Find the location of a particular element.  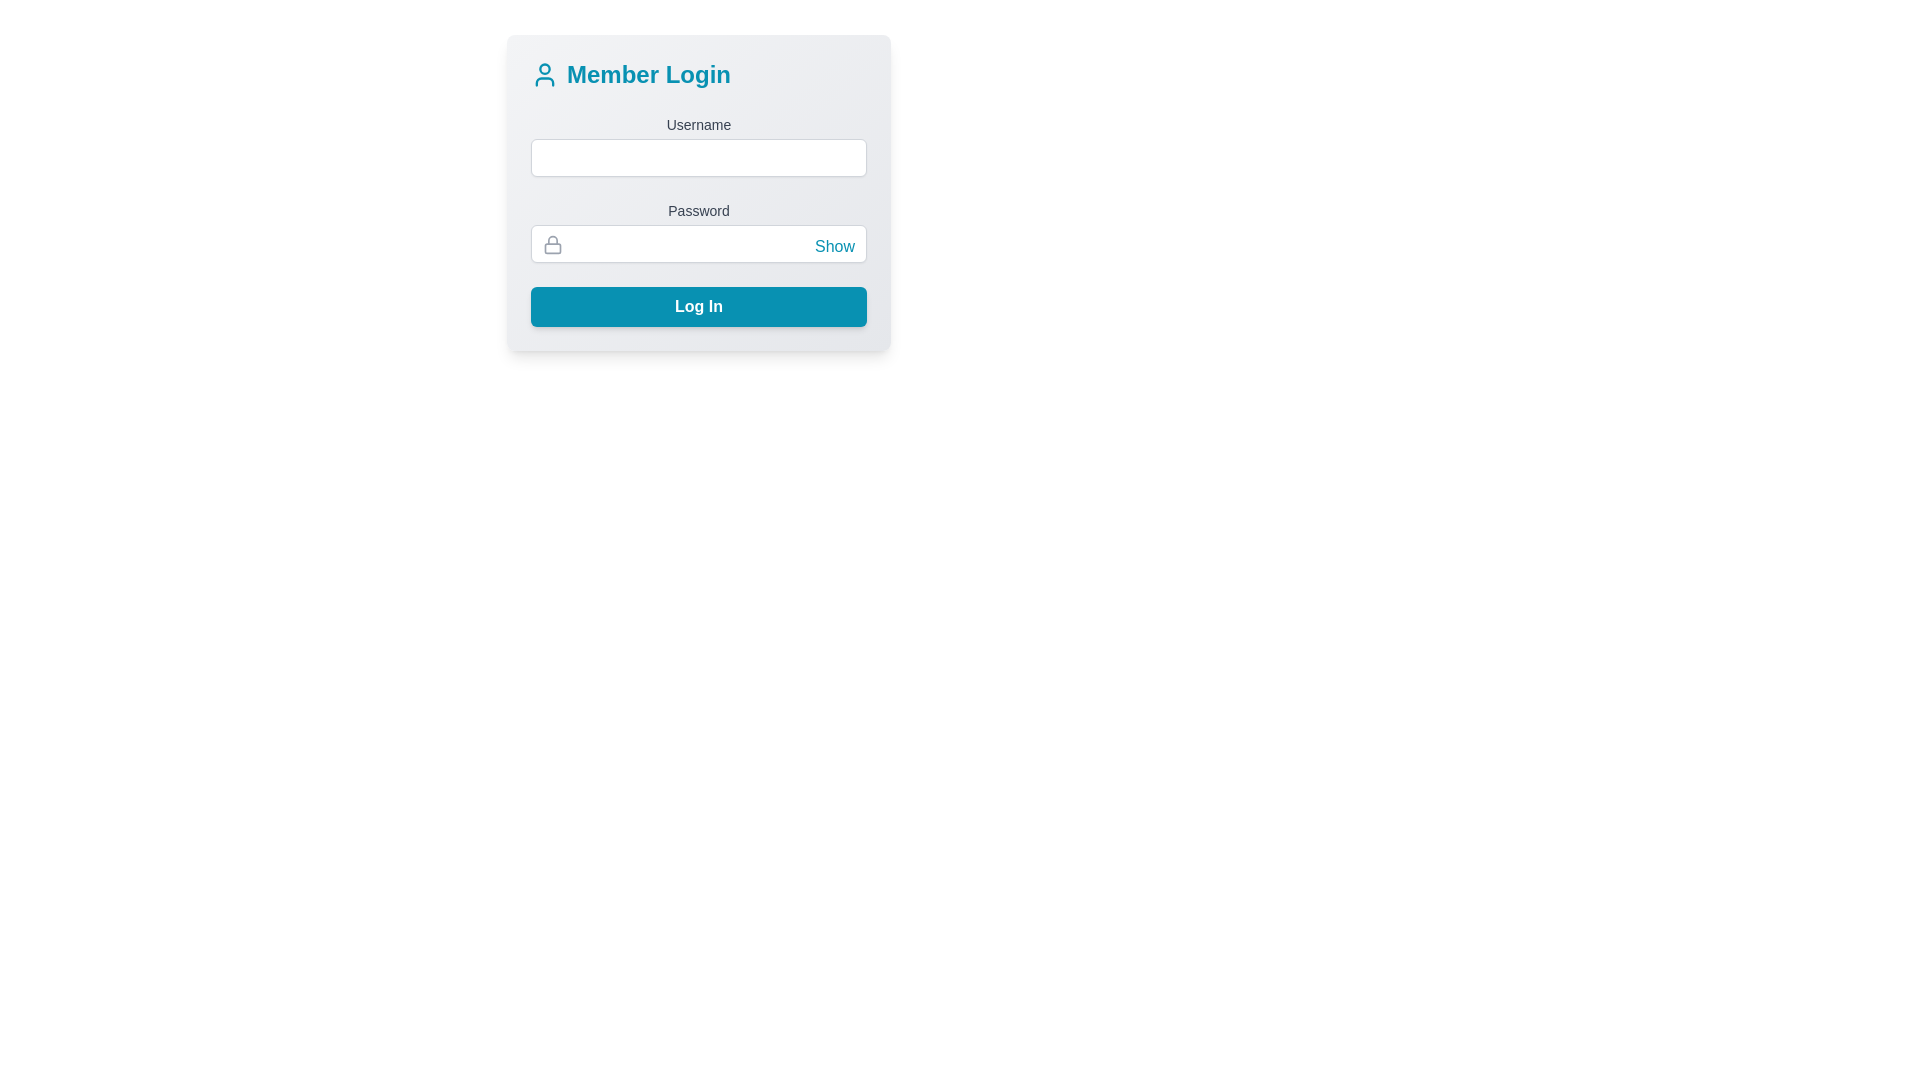

the lock icon in the password input field is located at coordinates (699, 230).